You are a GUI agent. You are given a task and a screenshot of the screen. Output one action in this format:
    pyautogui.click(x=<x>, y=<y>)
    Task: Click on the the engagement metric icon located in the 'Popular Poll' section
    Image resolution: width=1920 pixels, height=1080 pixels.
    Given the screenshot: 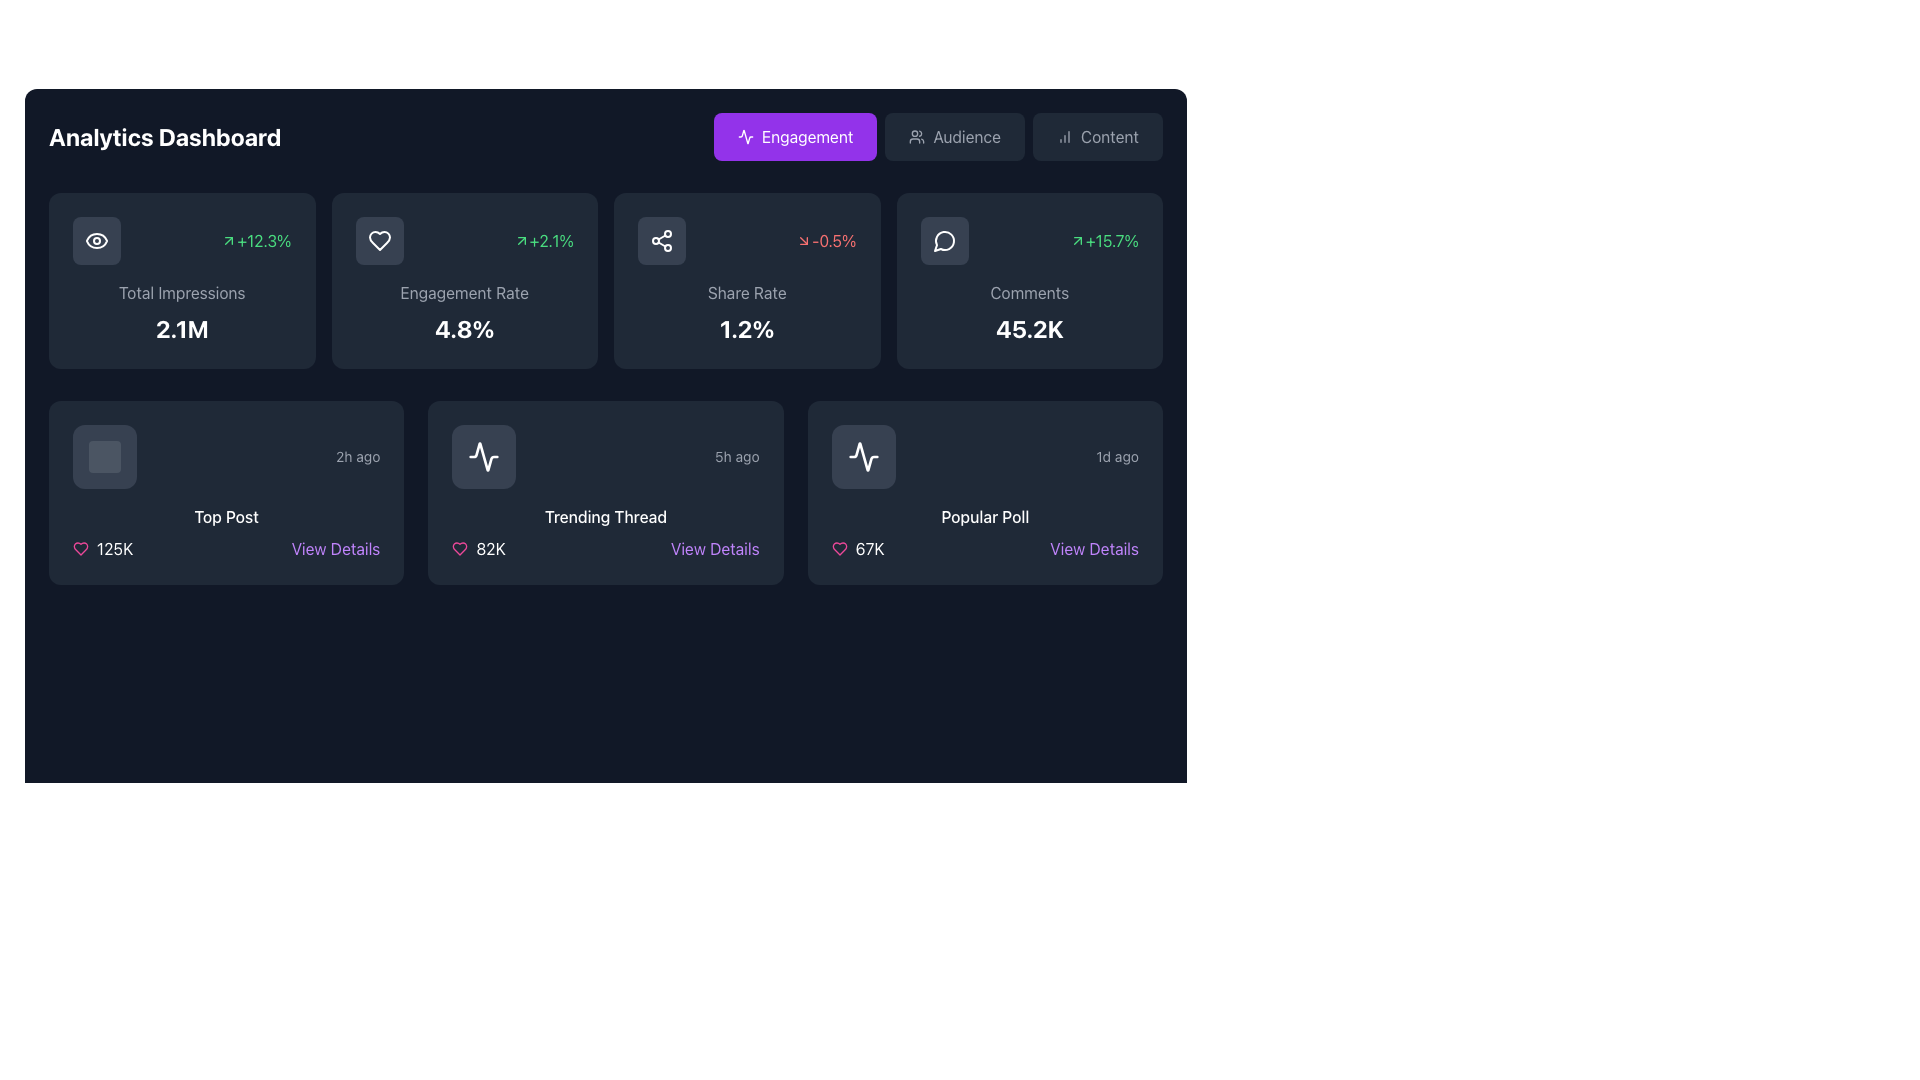 What is the action you would take?
    pyautogui.click(x=863, y=456)
    